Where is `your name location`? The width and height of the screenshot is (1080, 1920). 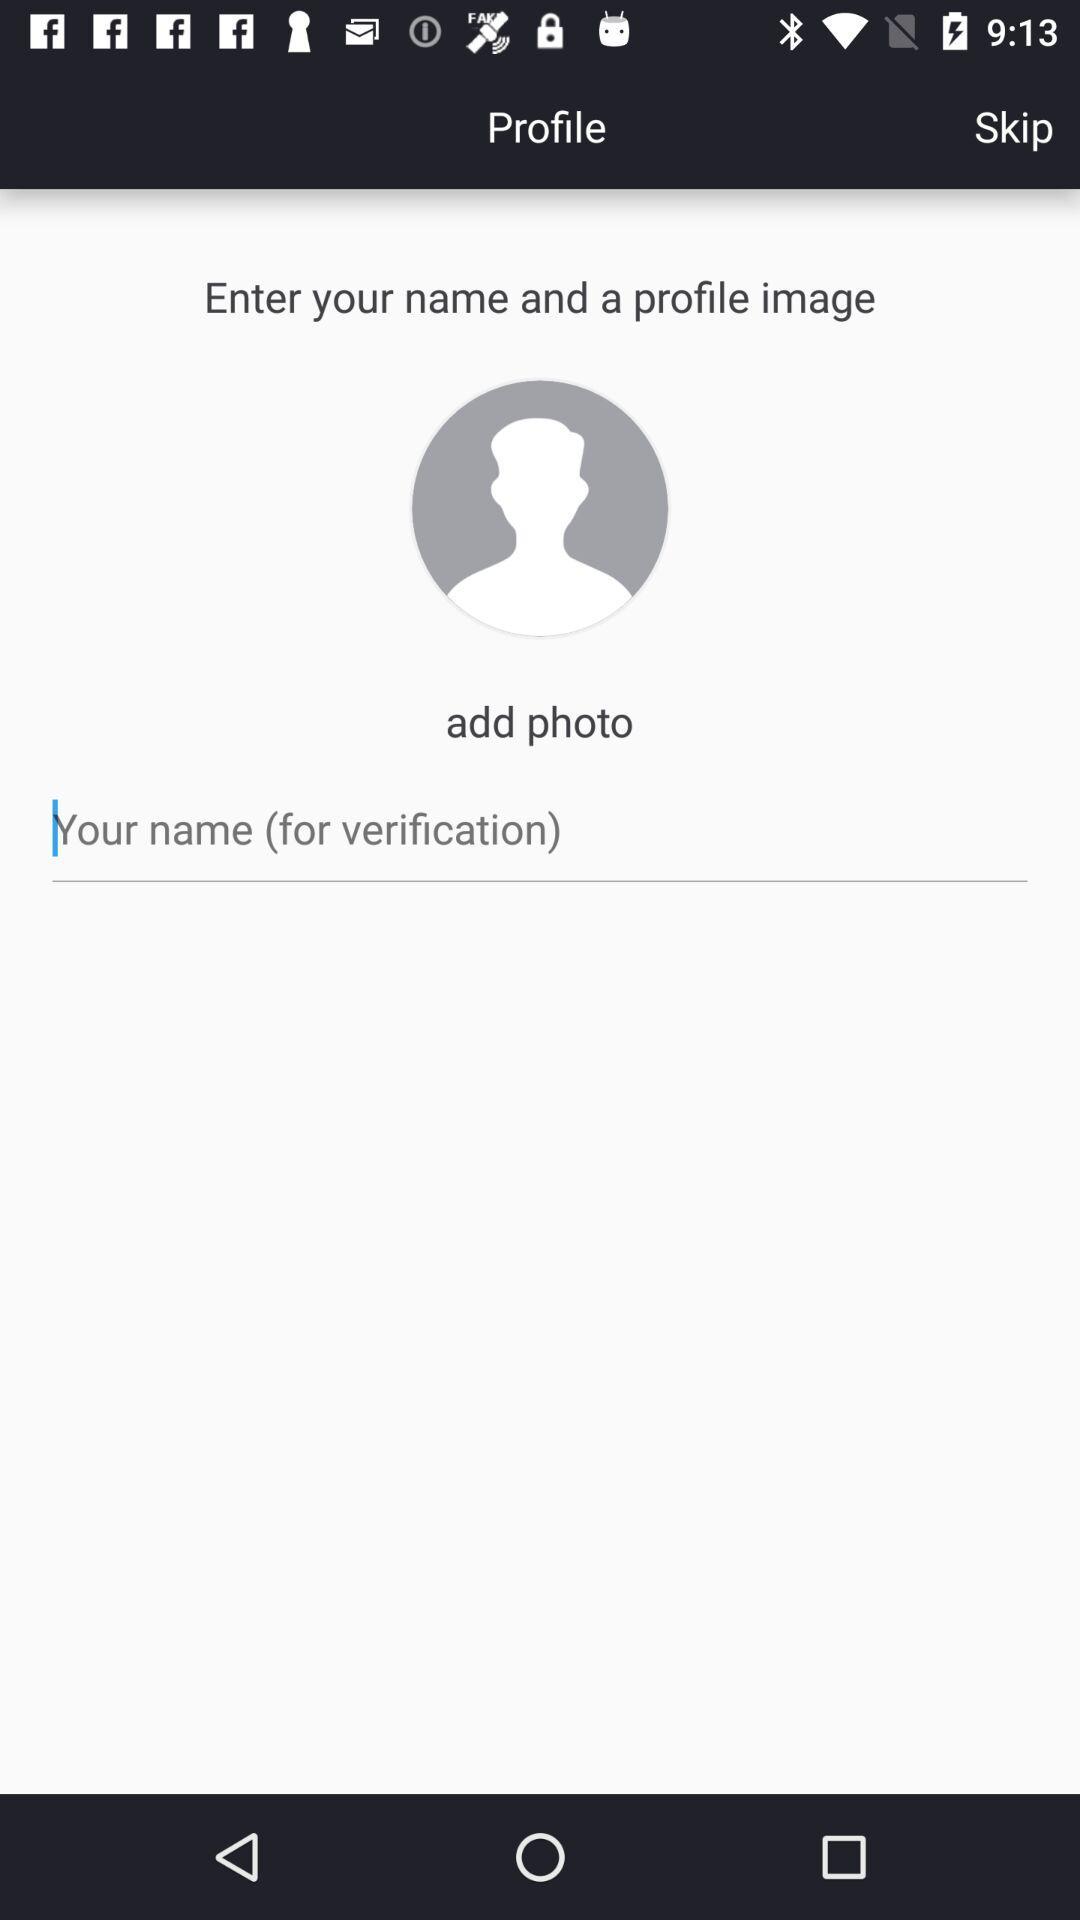
your name location is located at coordinates (540, 828).